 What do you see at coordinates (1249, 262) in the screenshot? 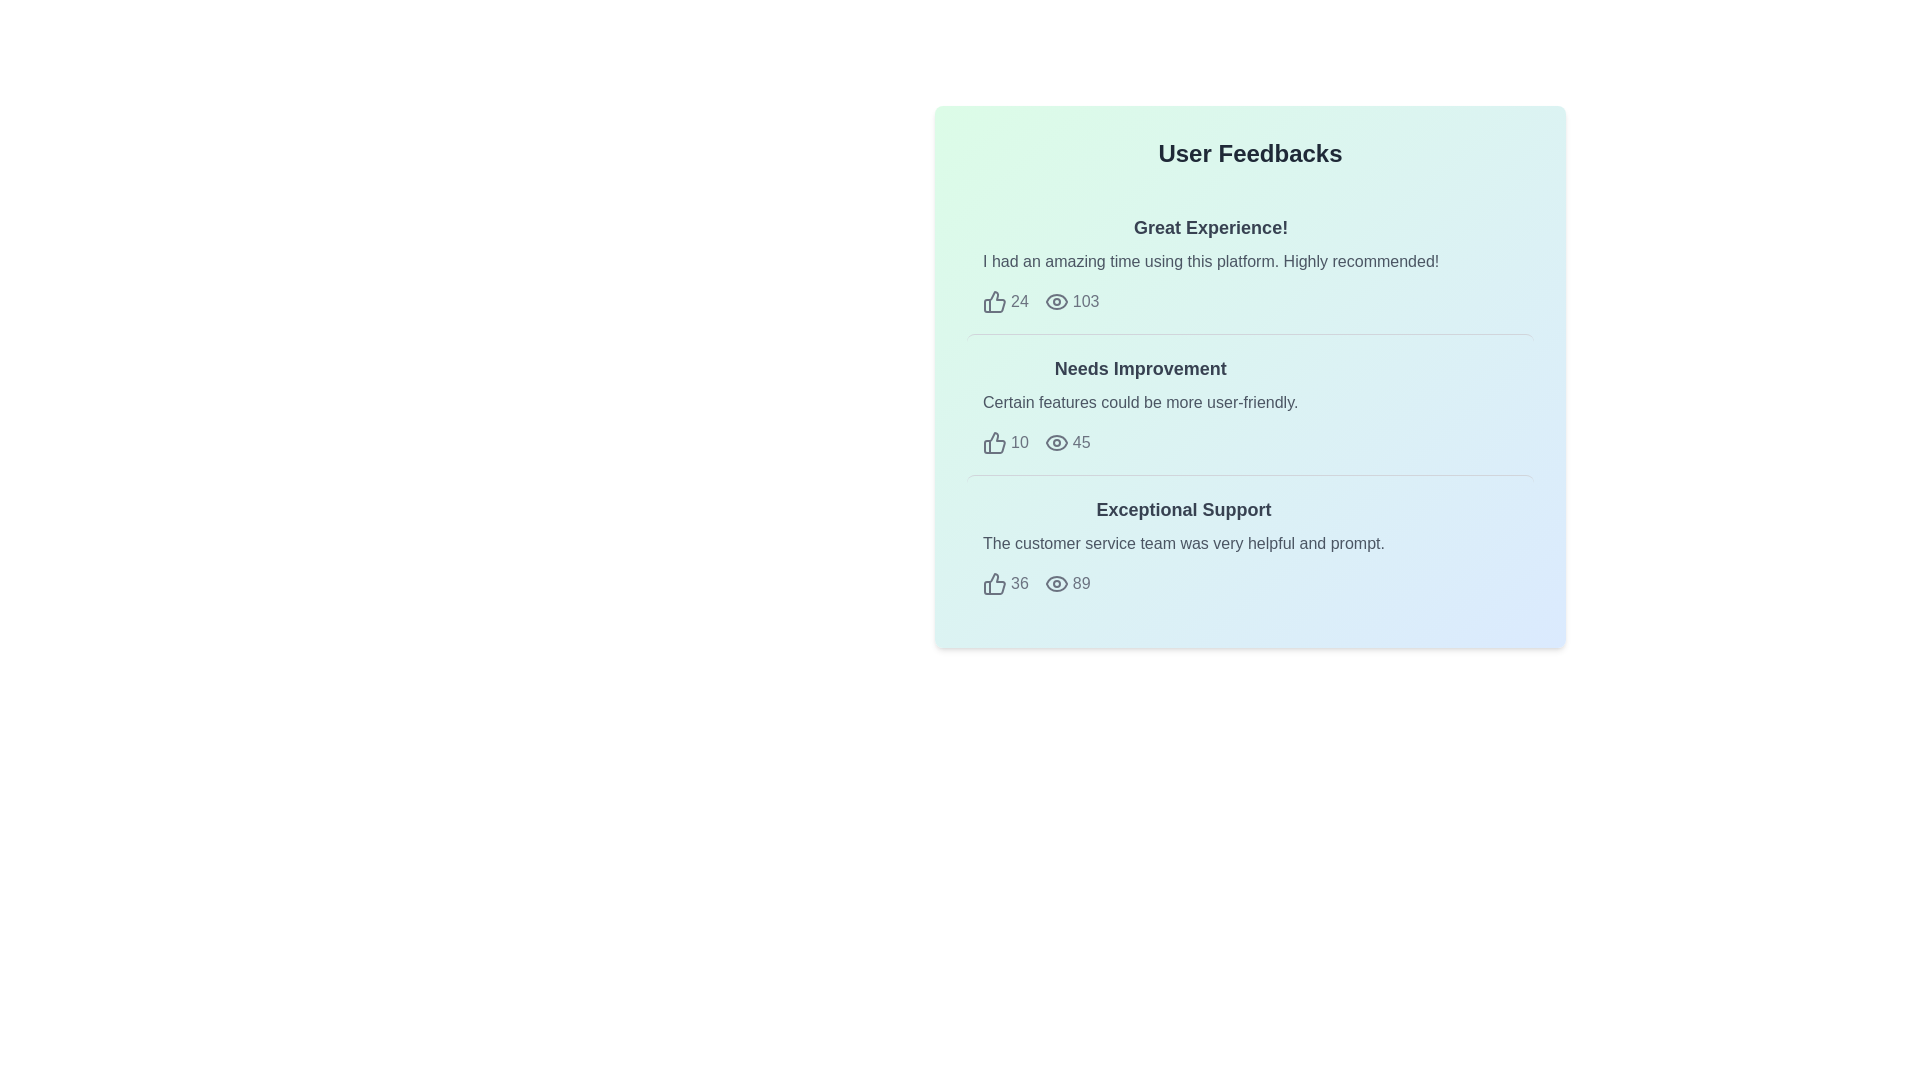
I see `the feedback item titled 'Great Experience!'` at bounding box center [1249, 262].